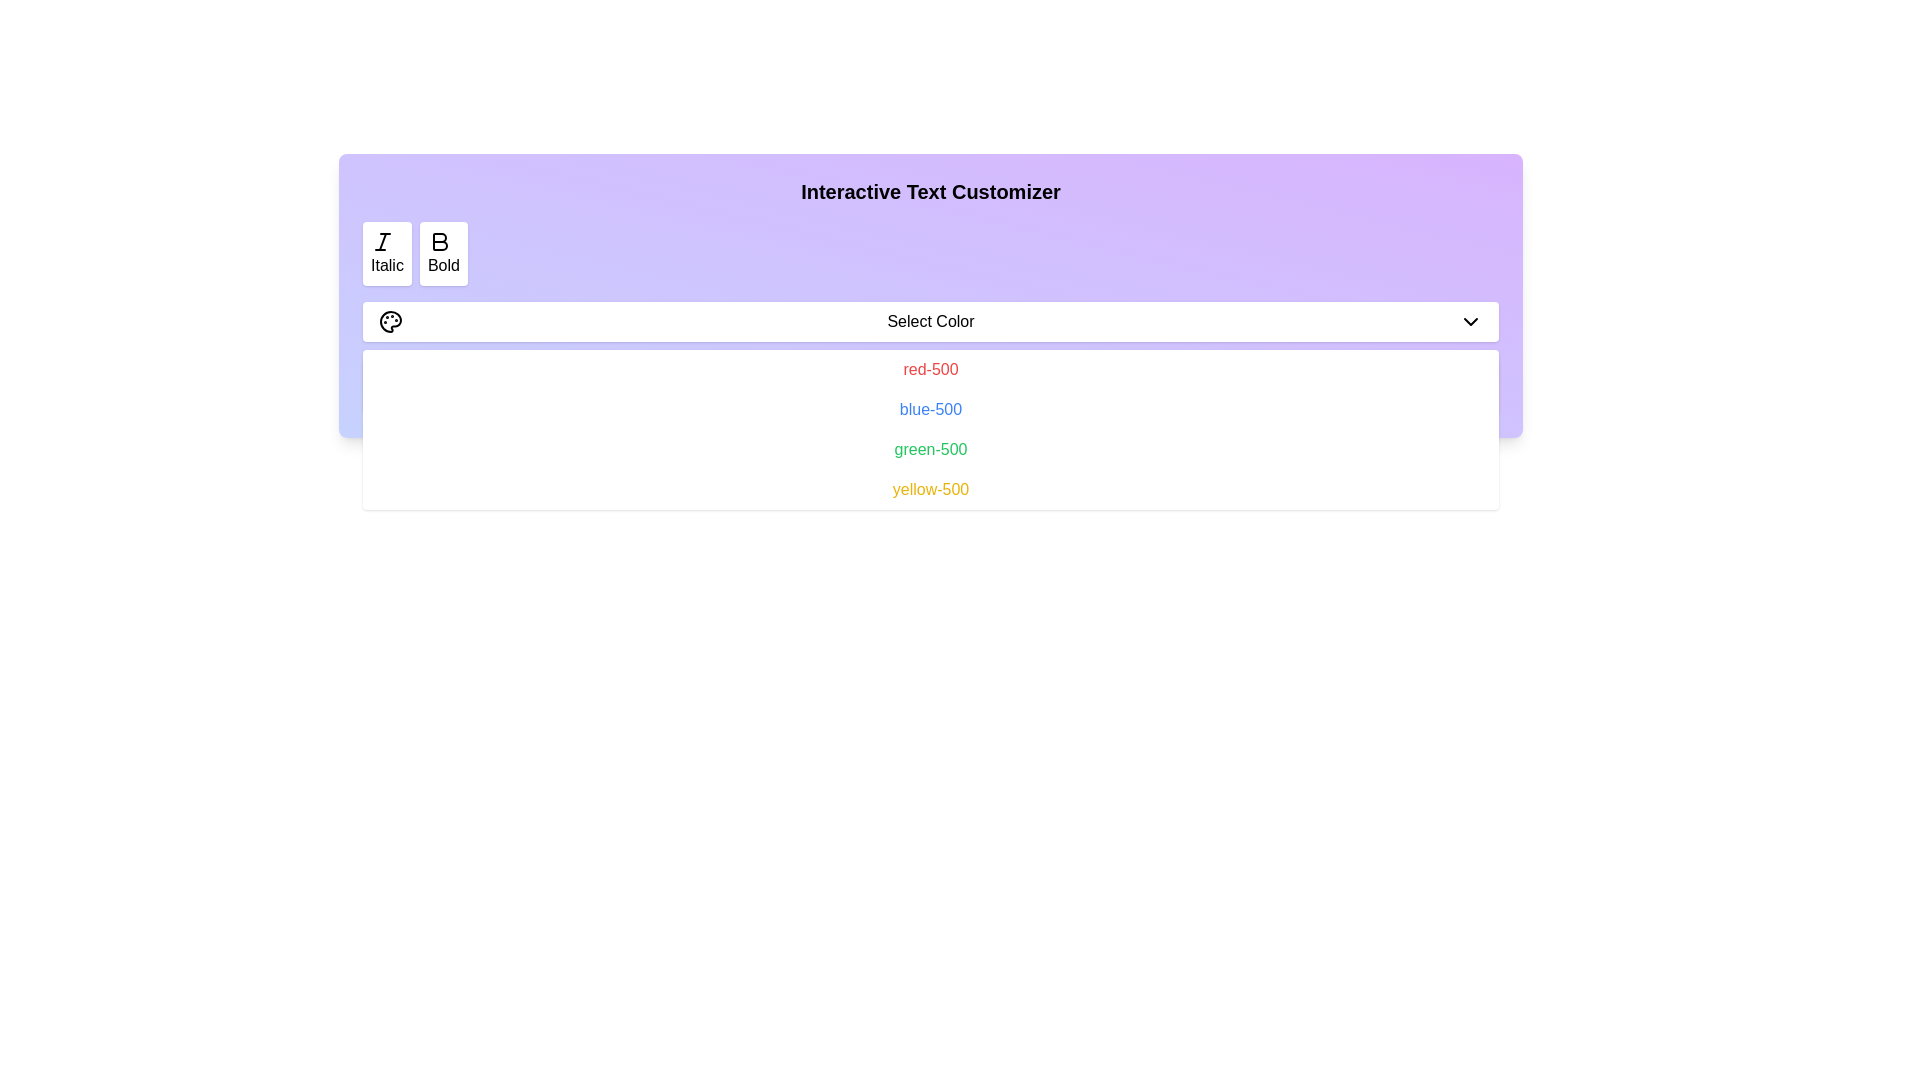  Describe the element at coordinates (930, 489) in the screenshot. I see `the text element 'yellow-500' within the dropdown menu` at that location.